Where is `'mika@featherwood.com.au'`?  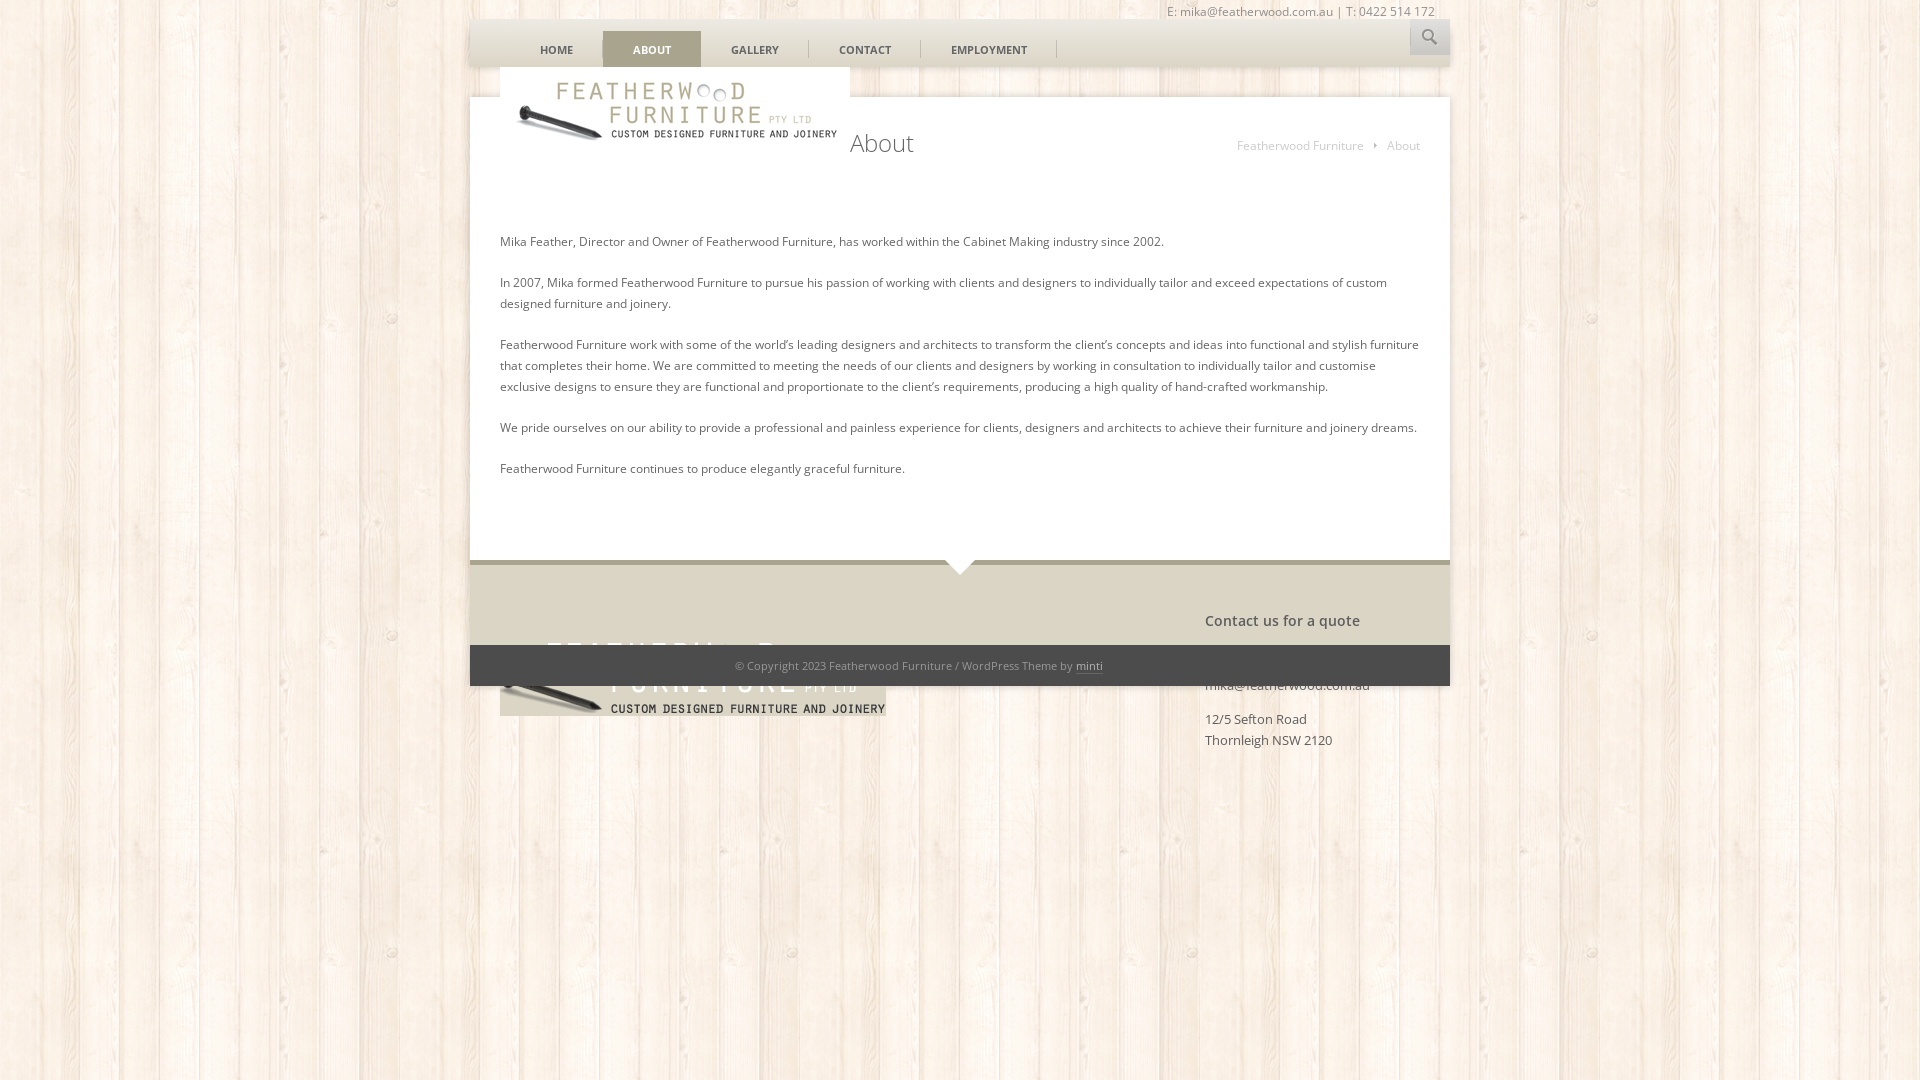 'mika@featherwood.com.au' is located at coordinates (1287, 684).